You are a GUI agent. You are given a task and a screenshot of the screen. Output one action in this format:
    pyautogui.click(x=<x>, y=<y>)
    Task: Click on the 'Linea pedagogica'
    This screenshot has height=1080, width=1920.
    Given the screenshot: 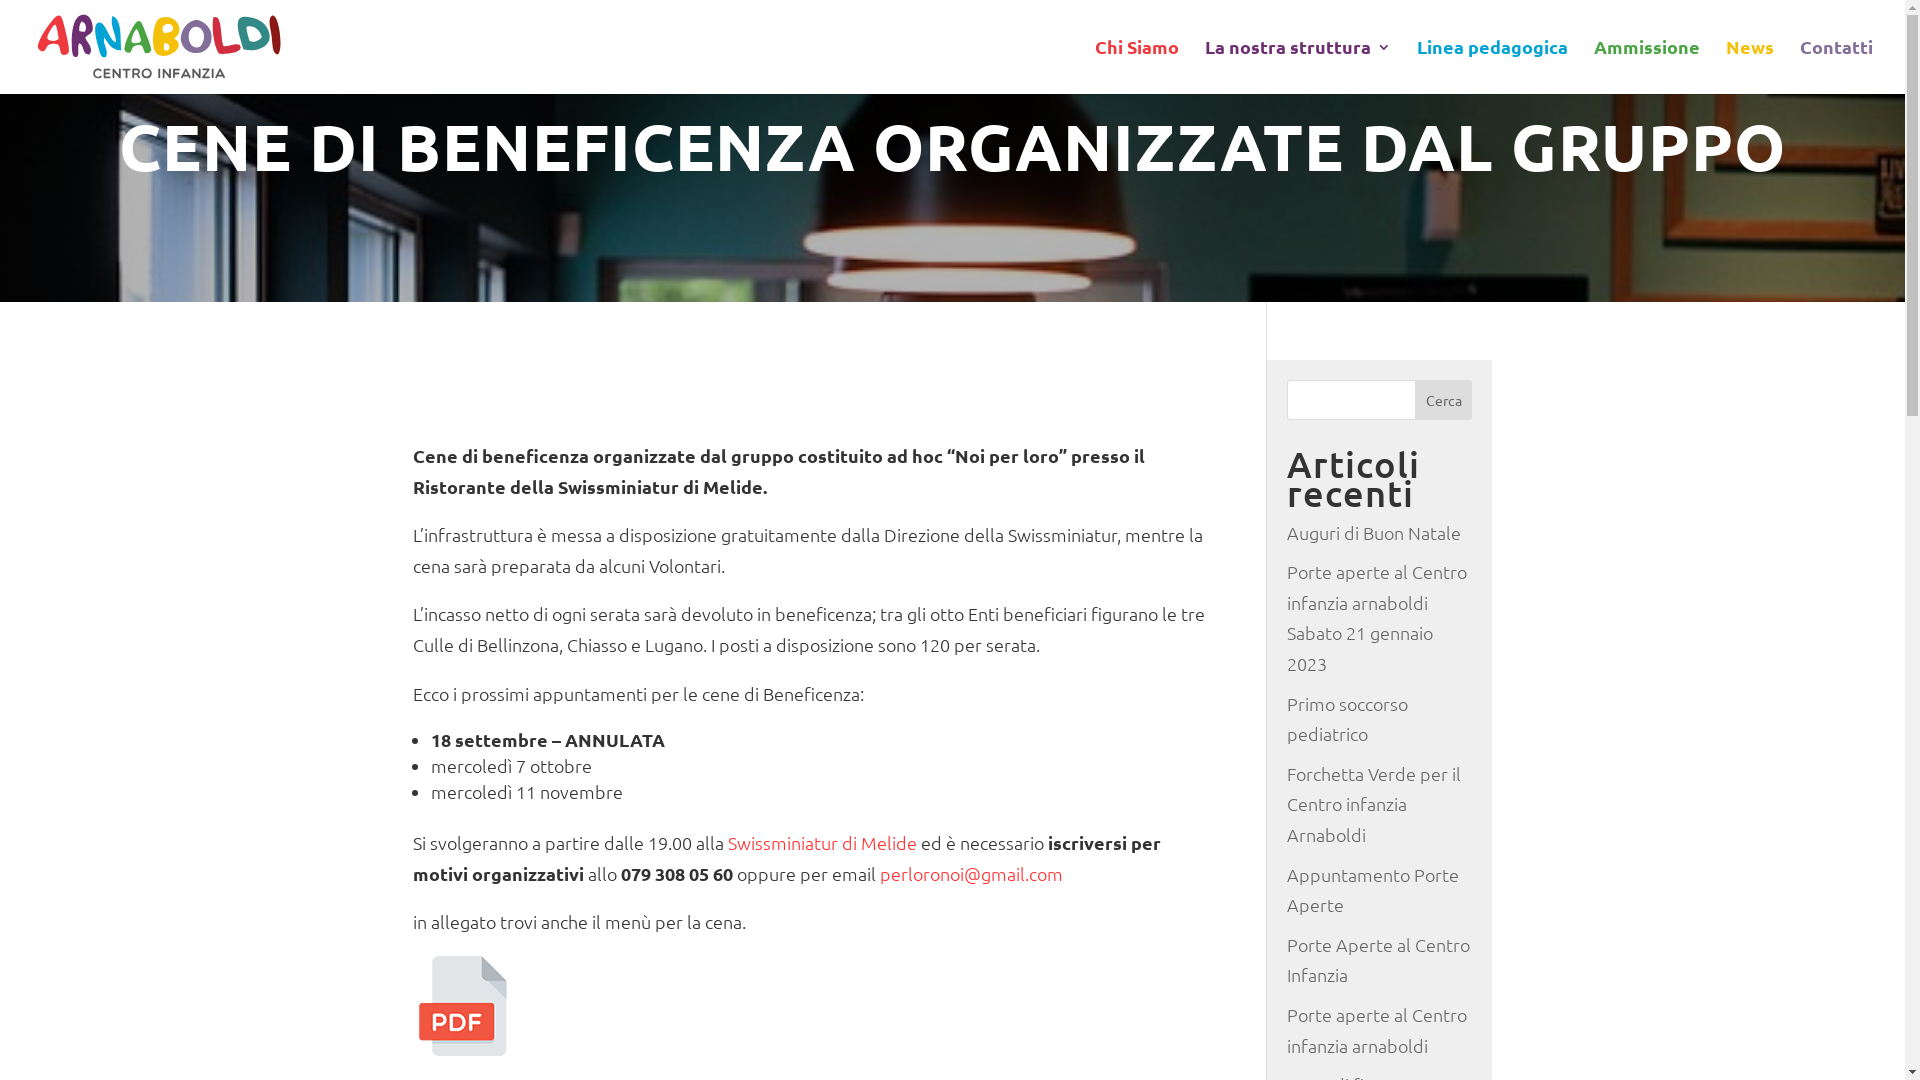 What is the action you would take?
    pyautogui.click(x=1415, y=65)
    